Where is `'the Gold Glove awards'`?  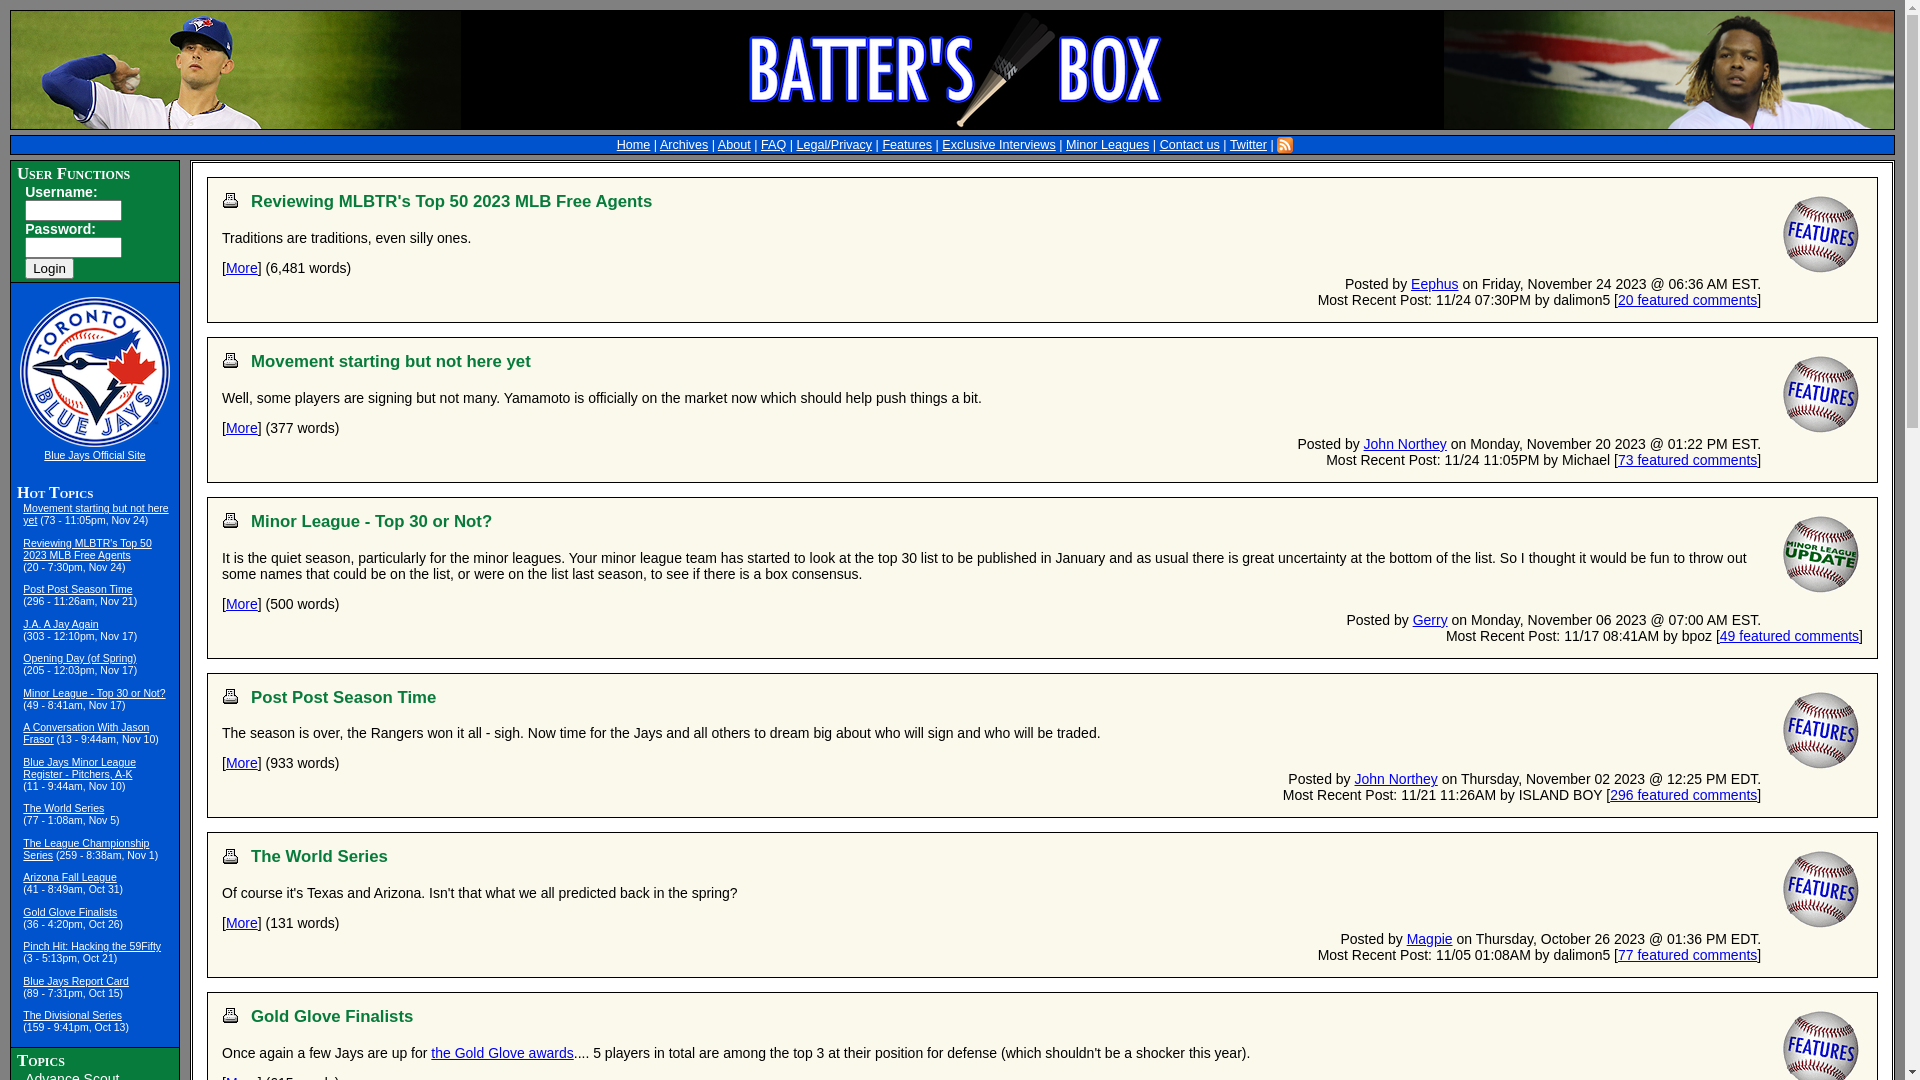 'the Gold Glove awards' is located at coordinates (502, 1052).